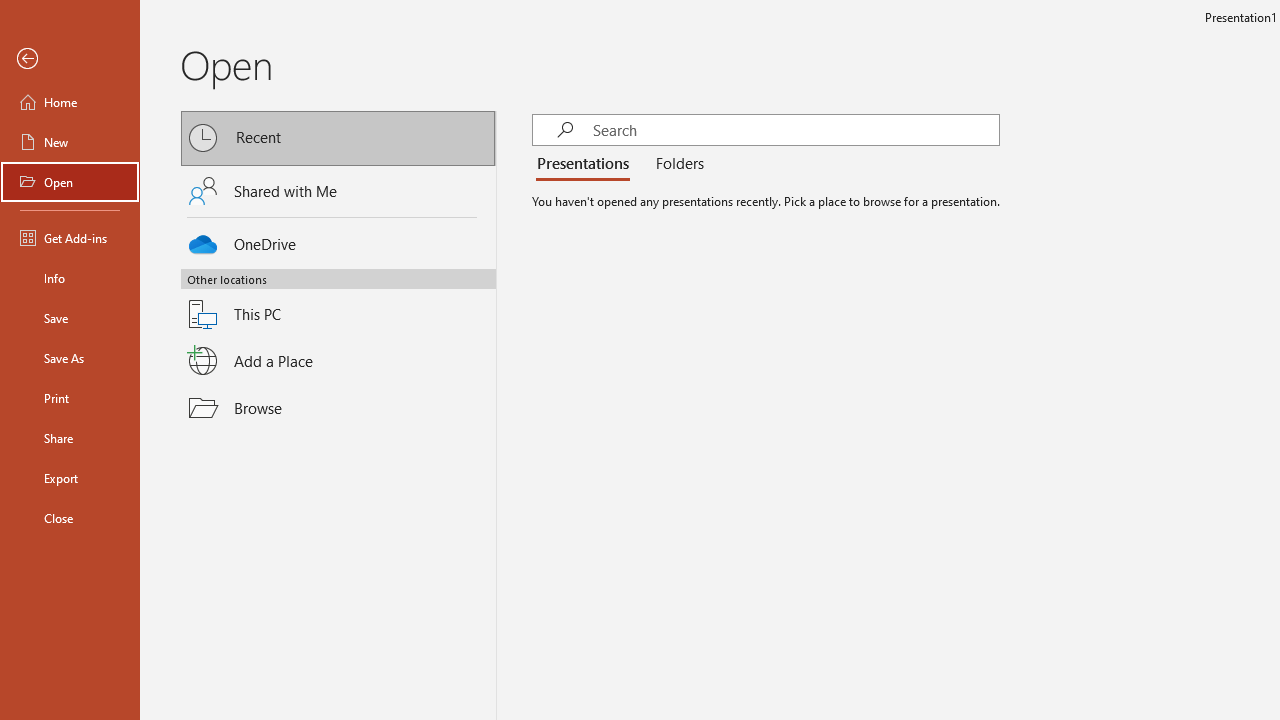 Image resolution: width=1280 pixels, height=720 pixels. Describe the element at coordinates (69, 277) in the screenshot. I see `'Info'` at that location.